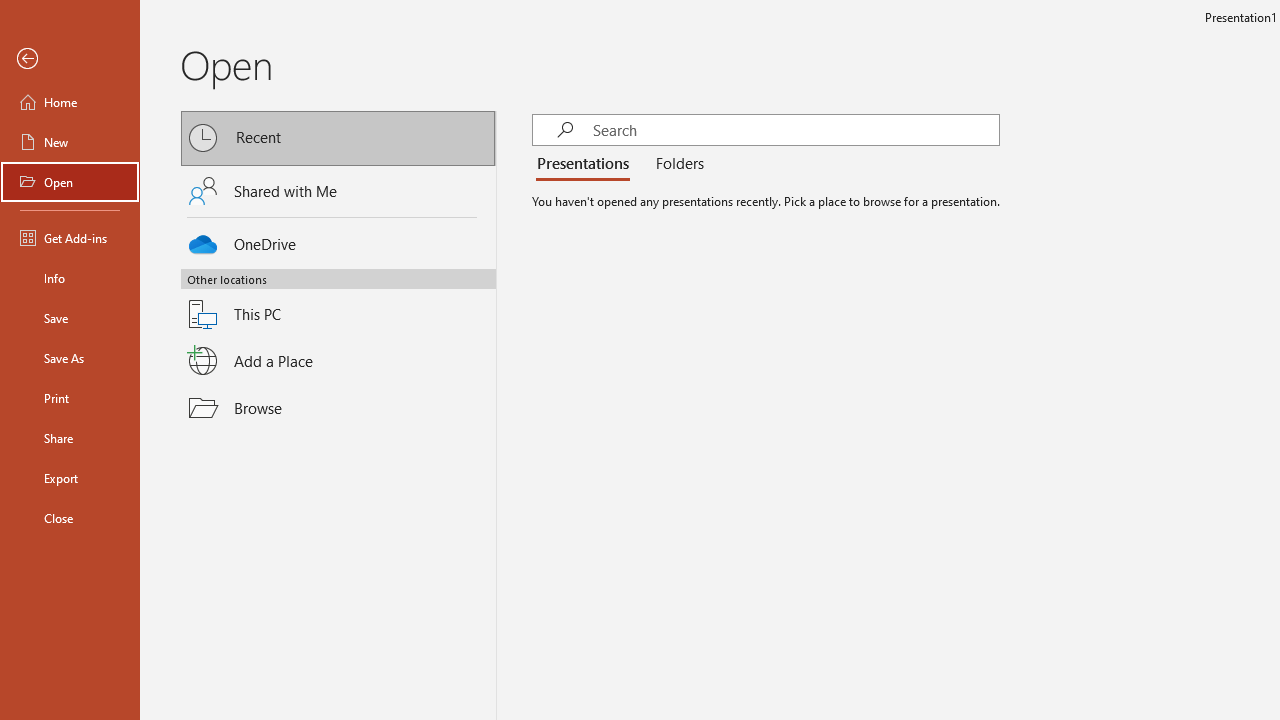 Image resolution: width=1280 pixels, height=720 pixels. Describe the element at coordinates (69, 277) in the screenshot. I see `'Info'` at that location.